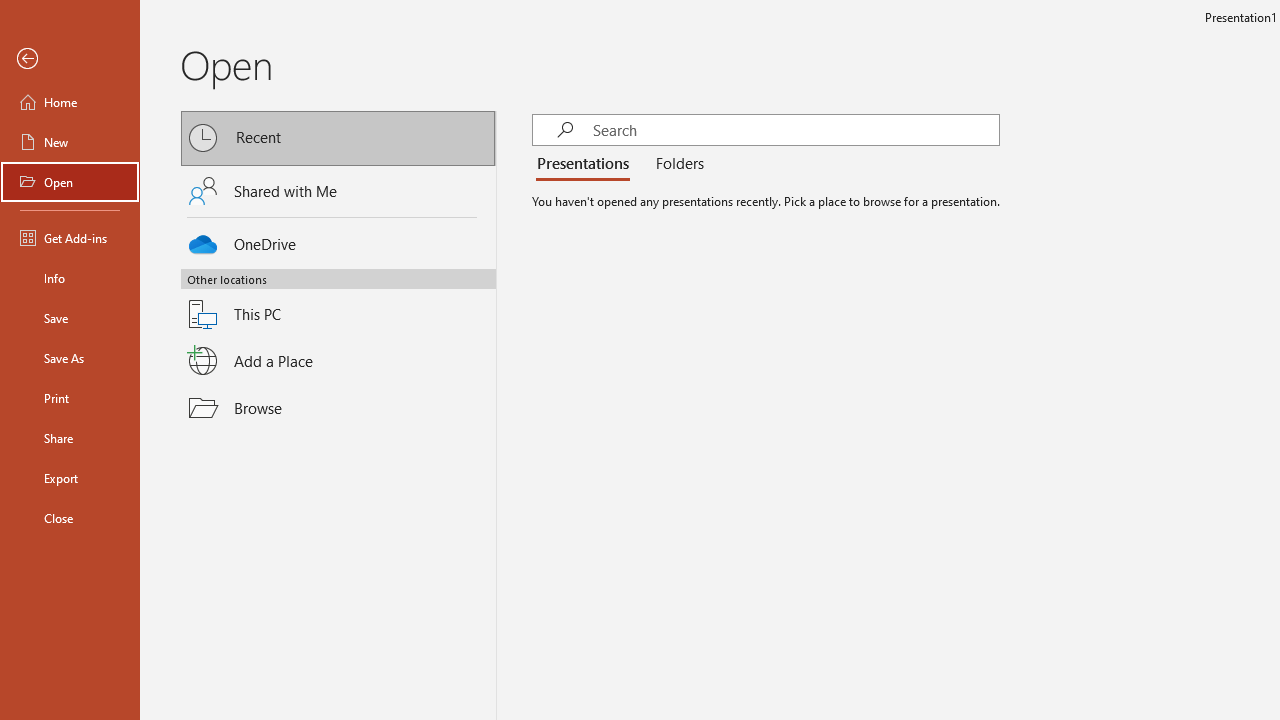 Image resolution: width=1280 pixels, height=720 pixels. Describe the element at coordinates (69, 277) in the screenshot. I see `'Info'` at that location.